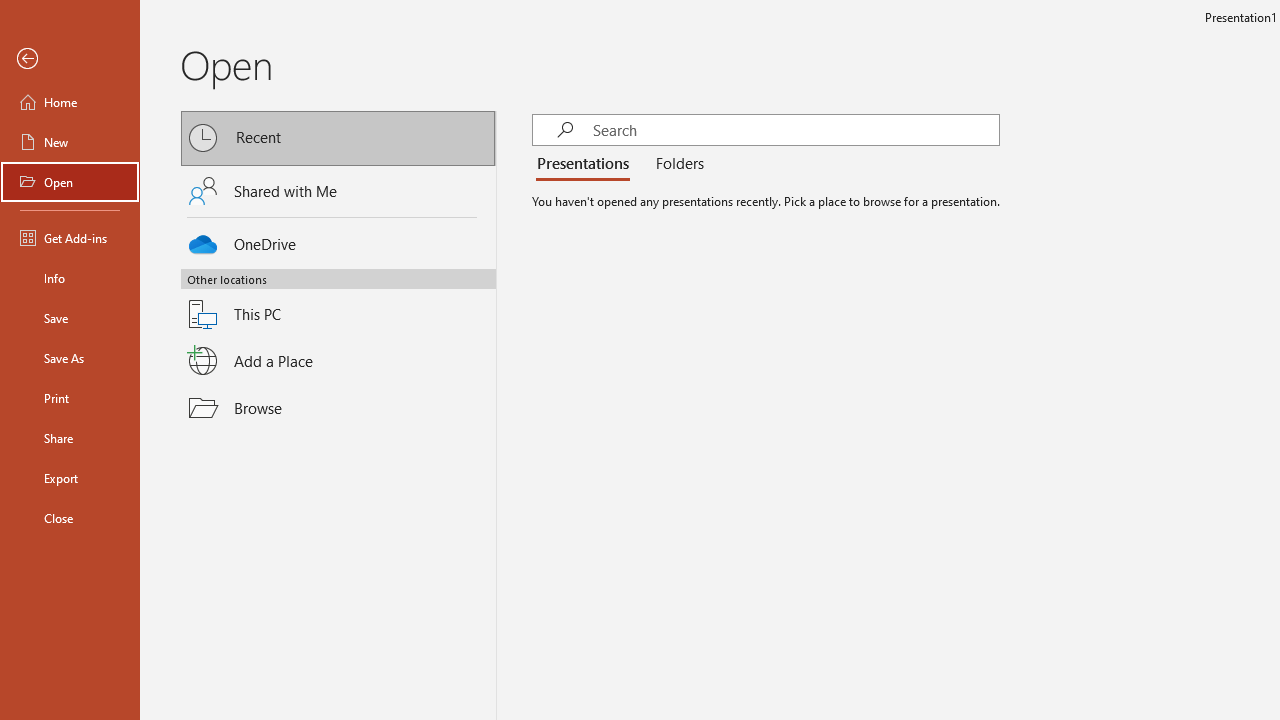 Image resolution: width=1280 pixels, height=720 pixels. Describe the element at coordinates (69, 277) in the screenshot. I see `'Info'` at that location.